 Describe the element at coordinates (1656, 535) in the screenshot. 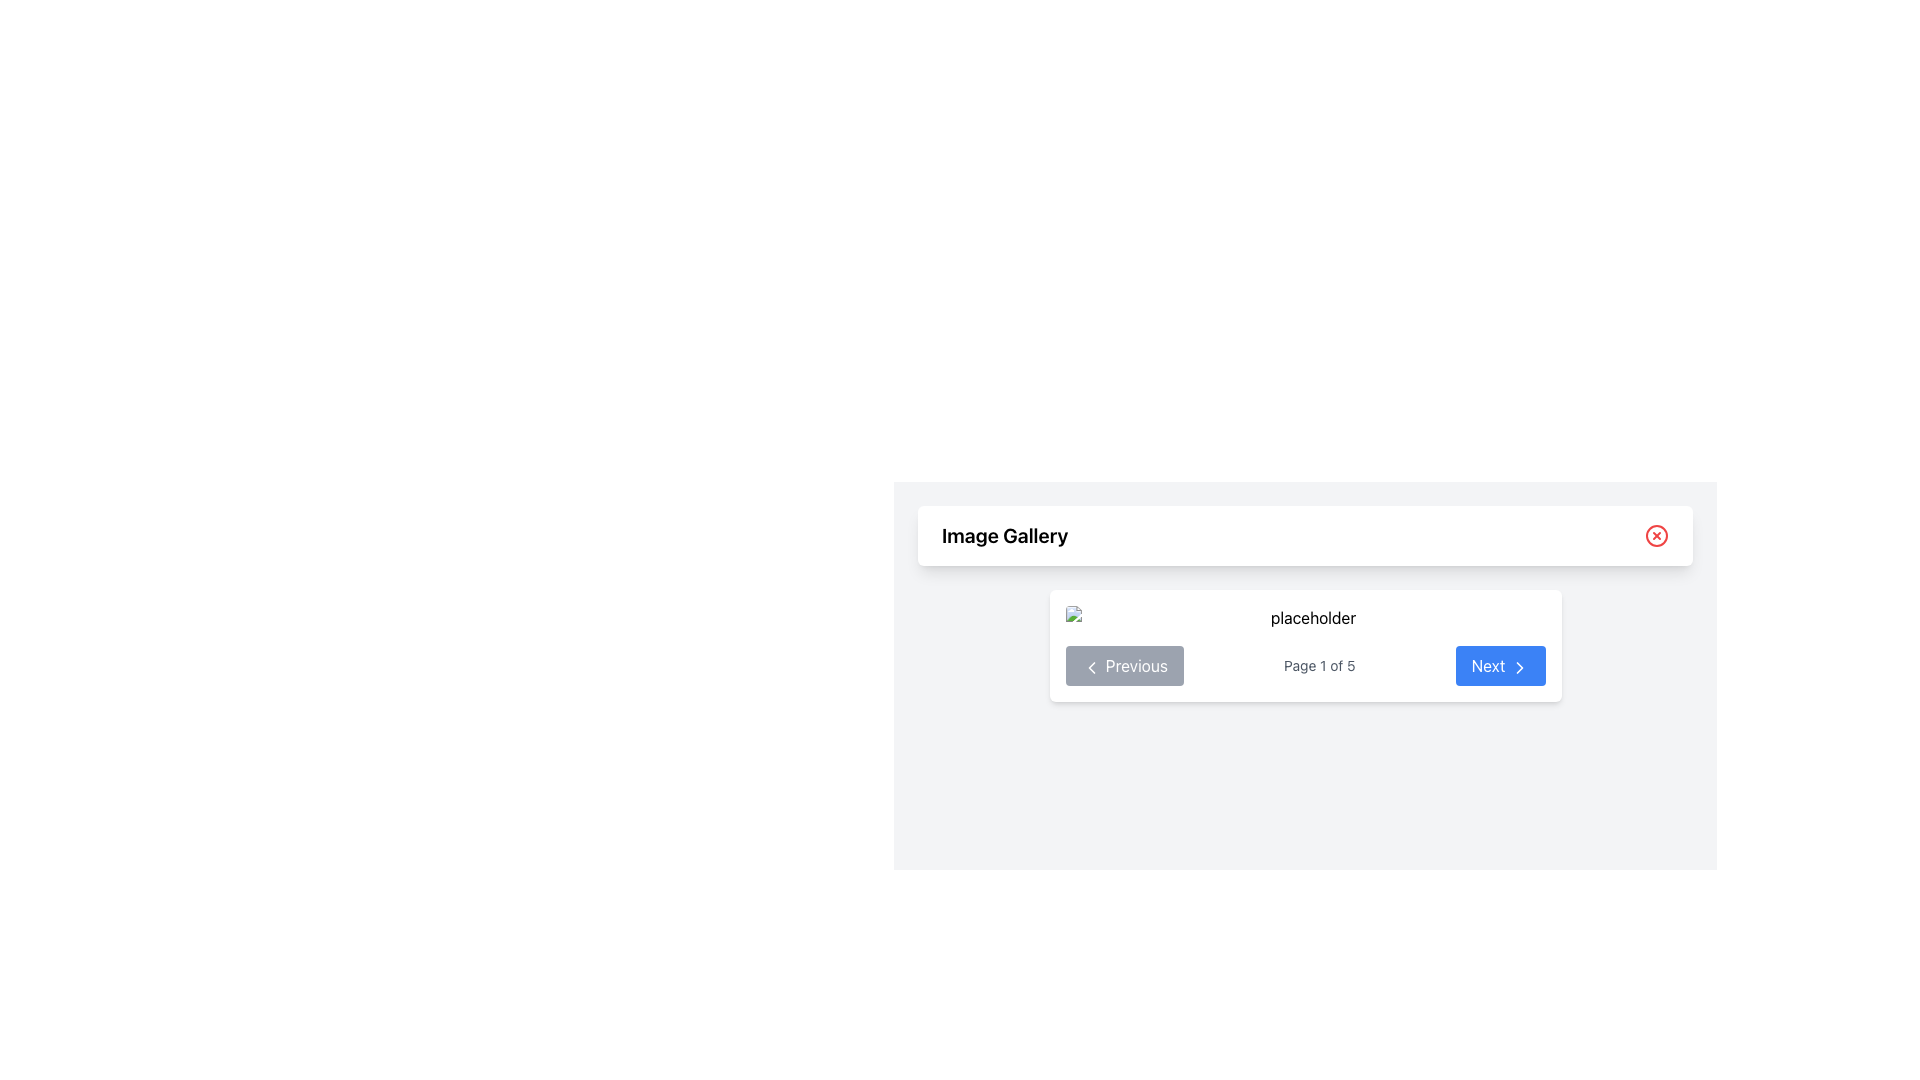

I see `the circular close button with a red stroke located at the far right of the header titled 'Image Gallery'` at that location.